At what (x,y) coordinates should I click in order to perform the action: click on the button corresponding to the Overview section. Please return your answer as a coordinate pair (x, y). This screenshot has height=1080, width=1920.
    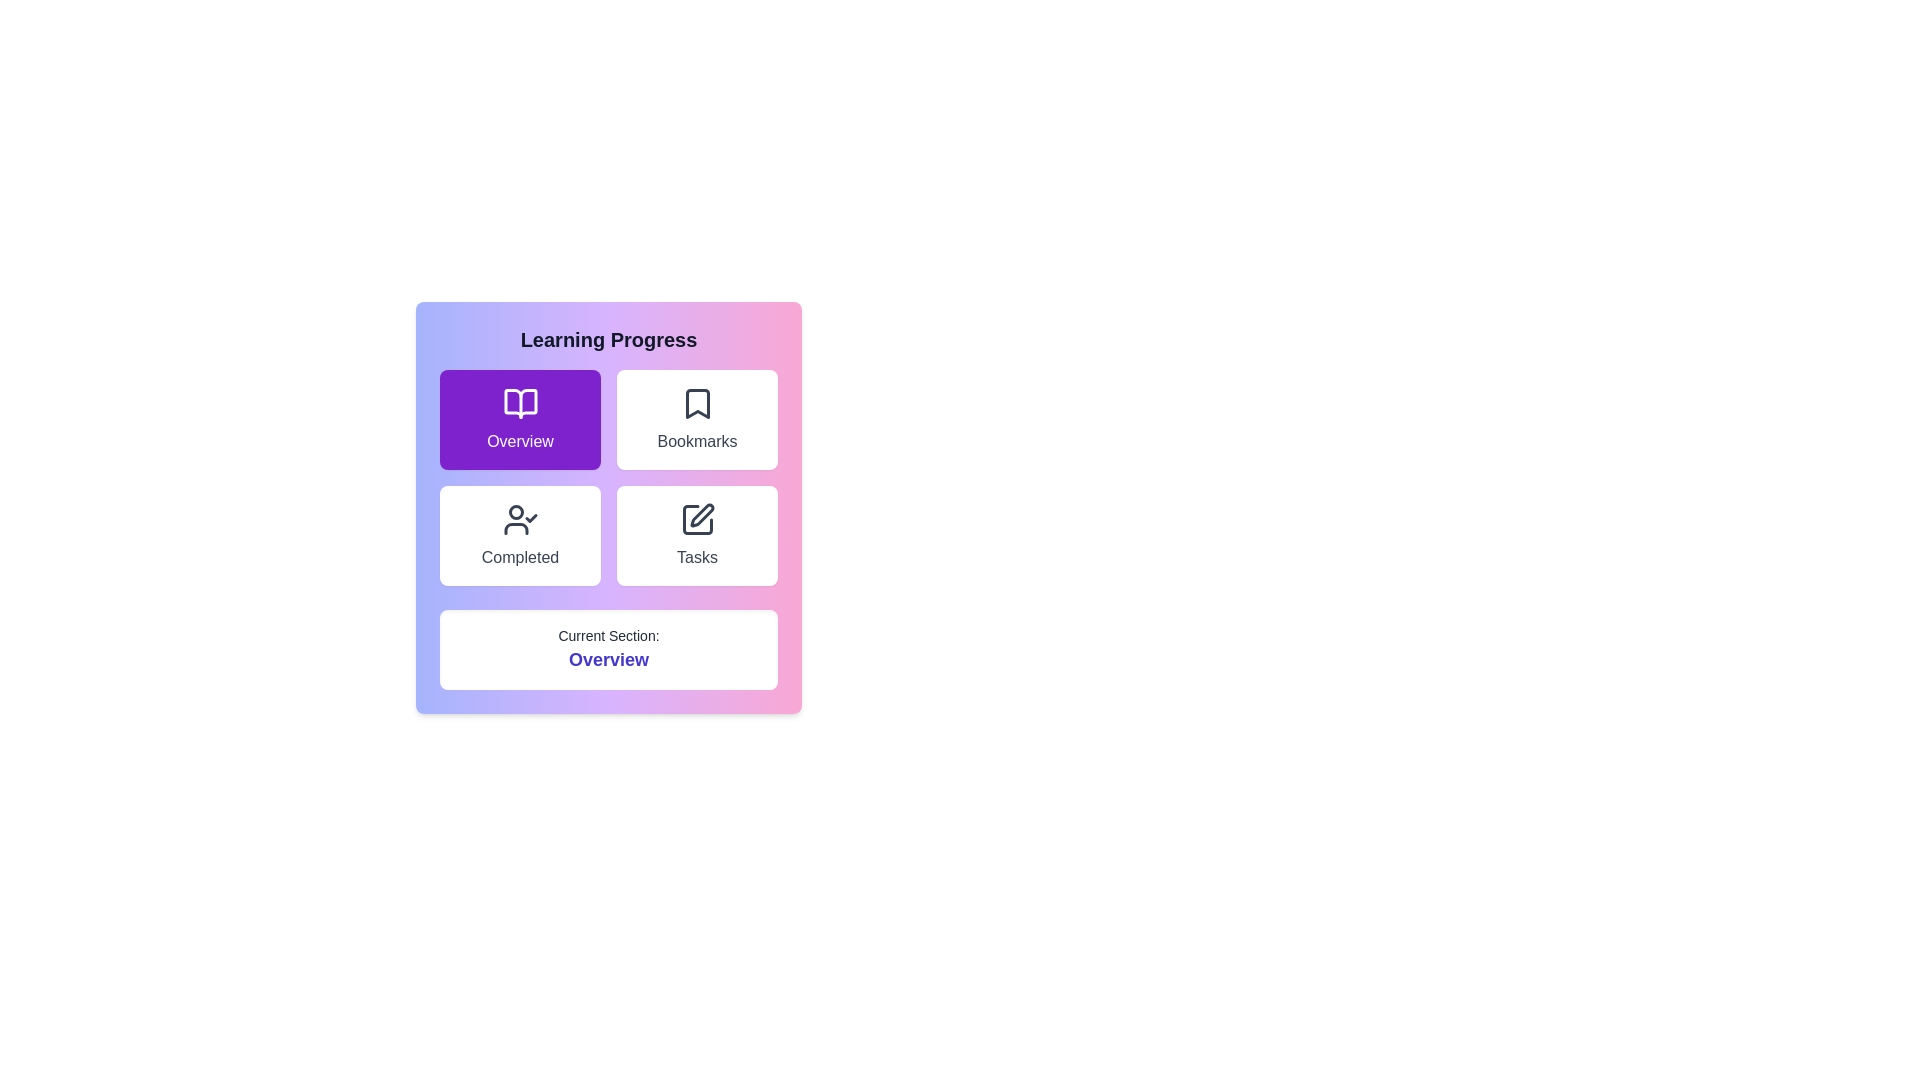
    Looking at the image, I should click on (520, 419).